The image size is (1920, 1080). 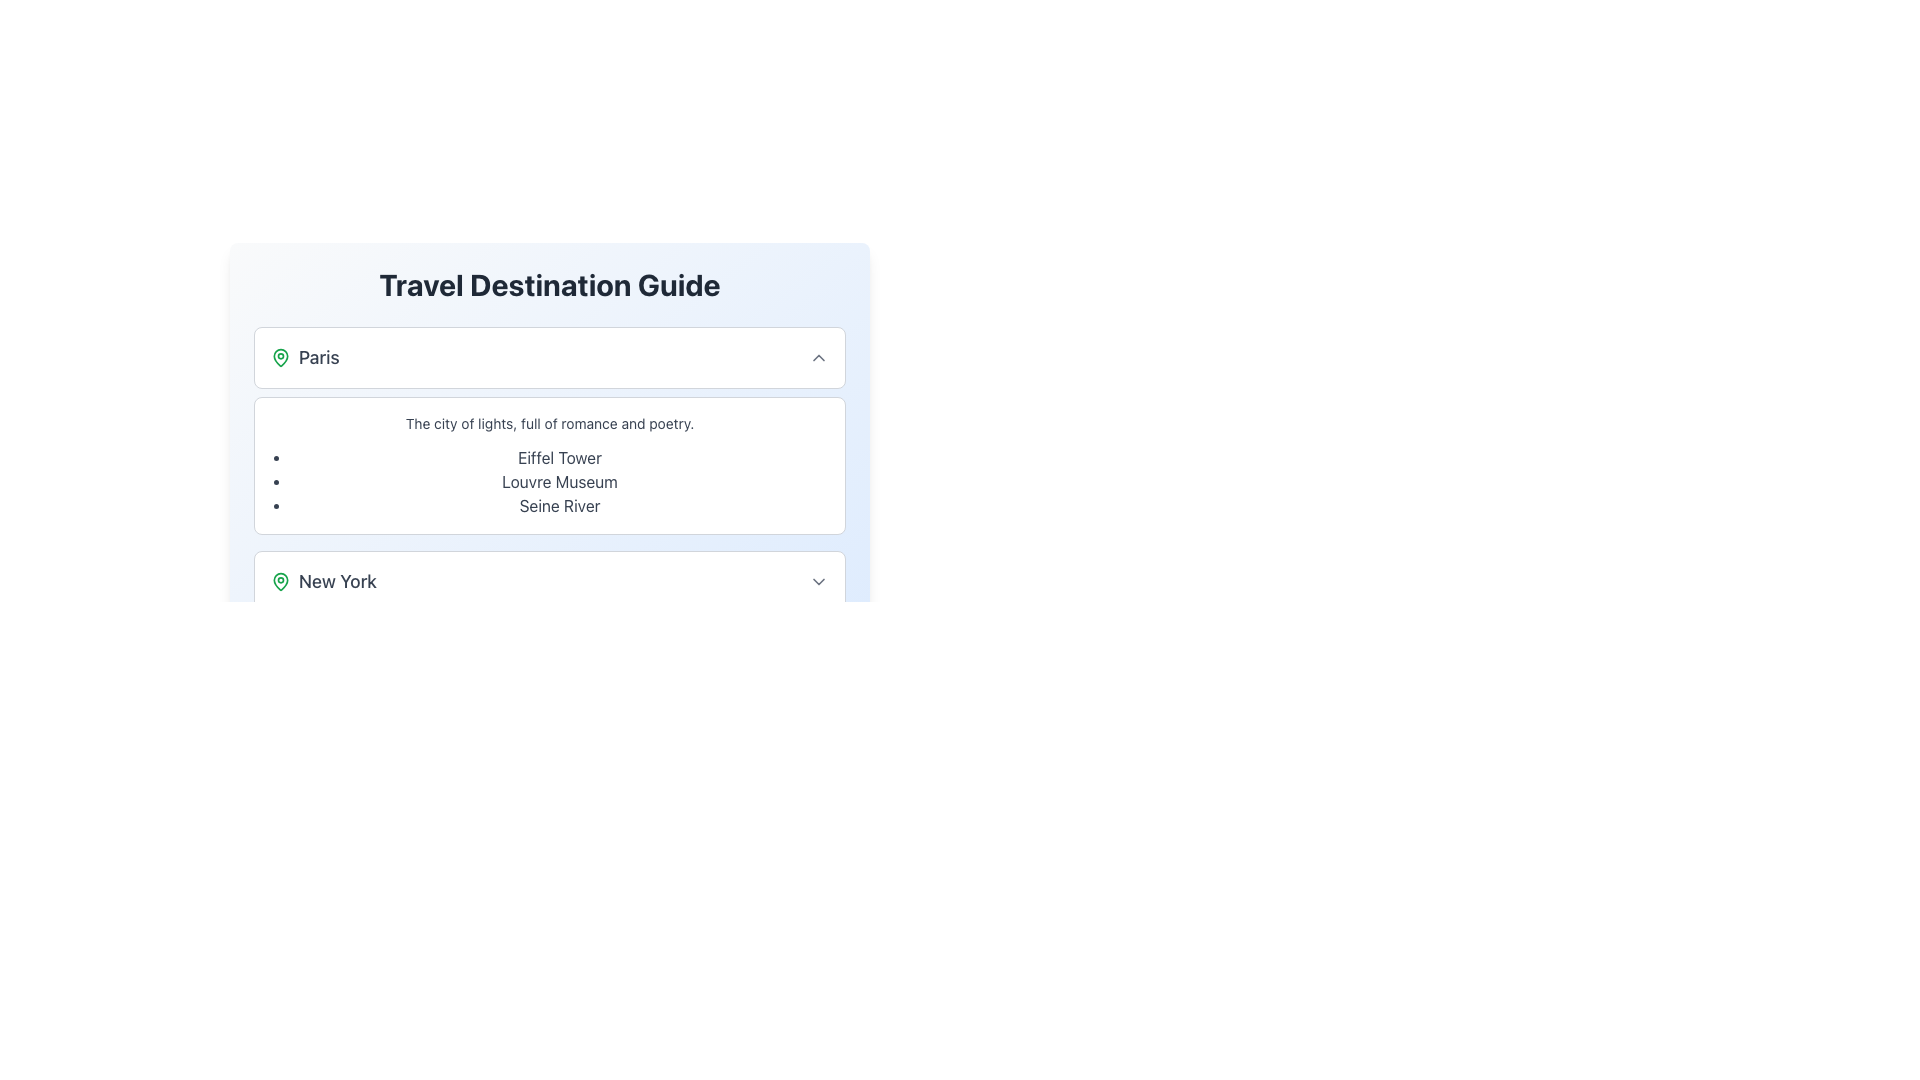 What do you see at coordinates (560, 482) in the screenshot?
I see `the list item that provides information about the Louvre Museum, located between the Eiffel Tower and the Seine River in the Paris travel guide section` at bounding box center [560, 482].